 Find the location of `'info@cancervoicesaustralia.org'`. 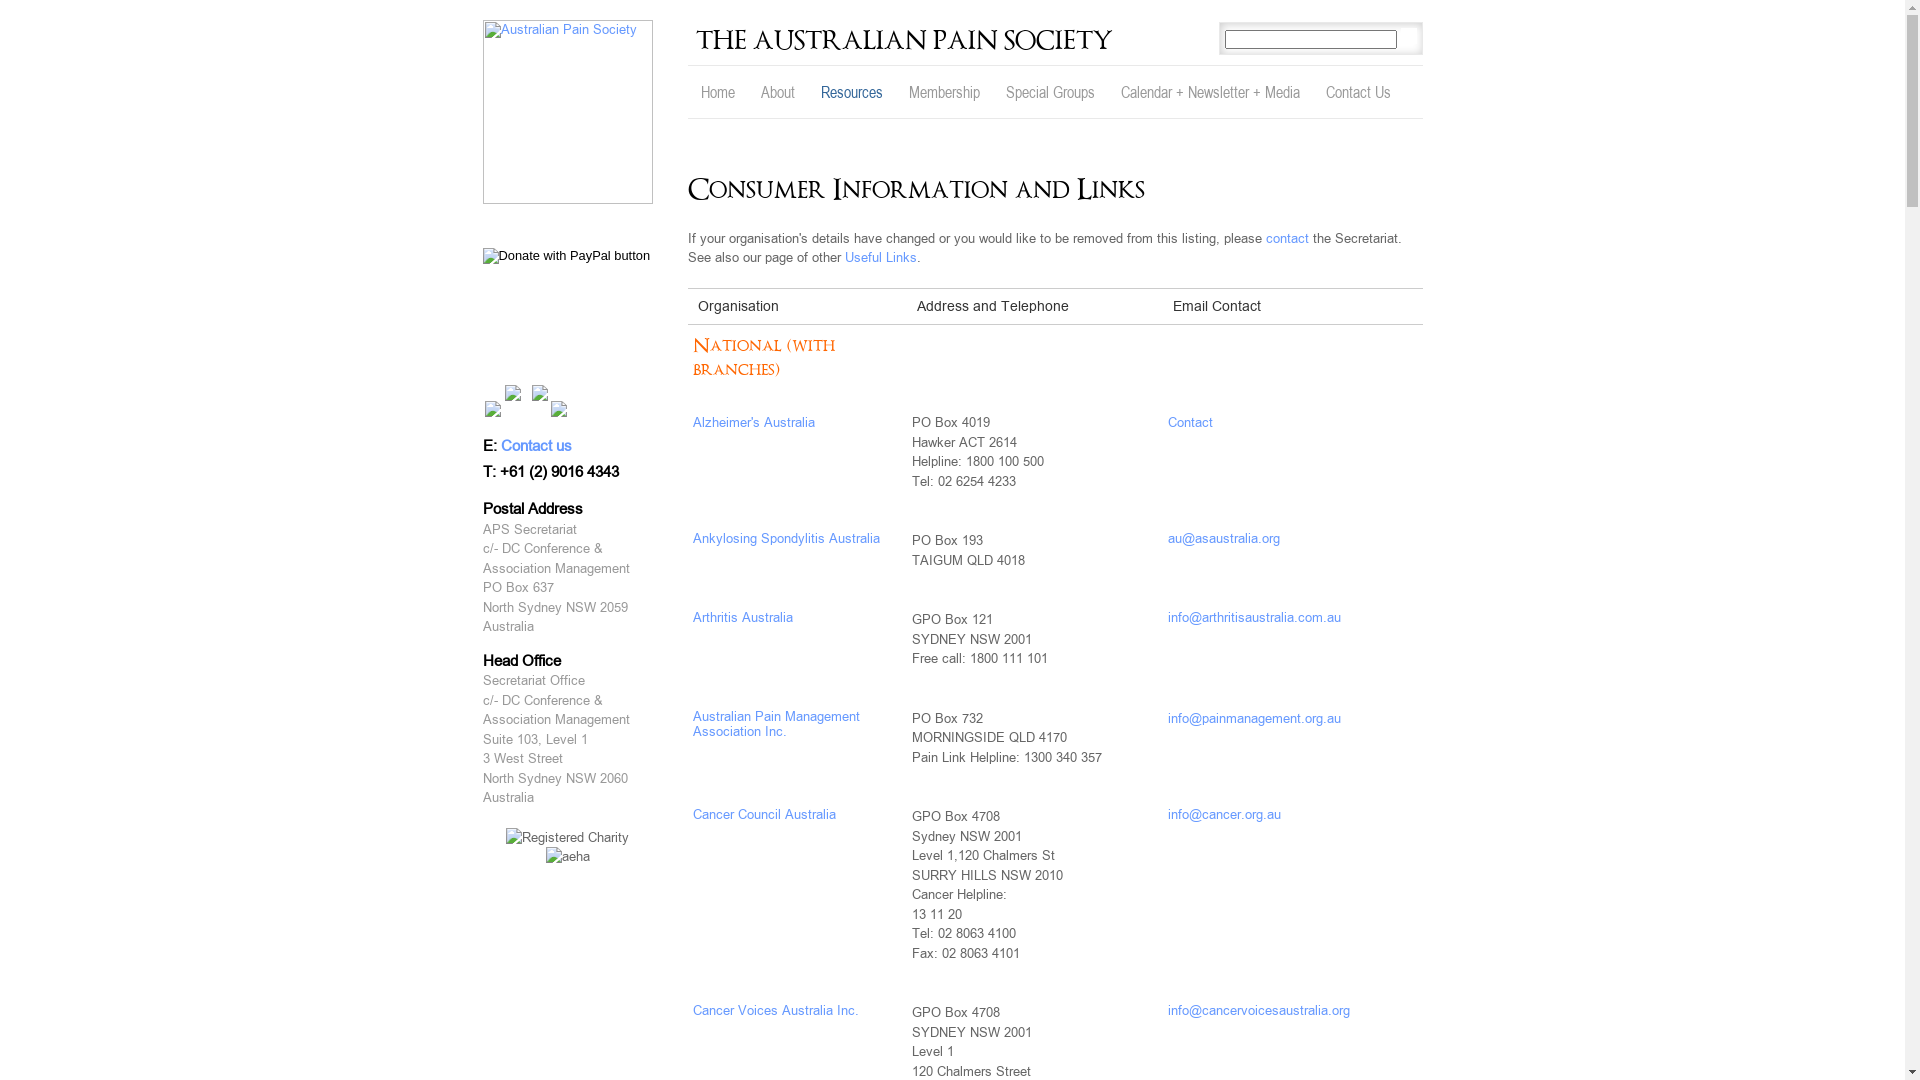

'info@cancervoicesaustralia.org' is located at coordinates (1257, 1010).